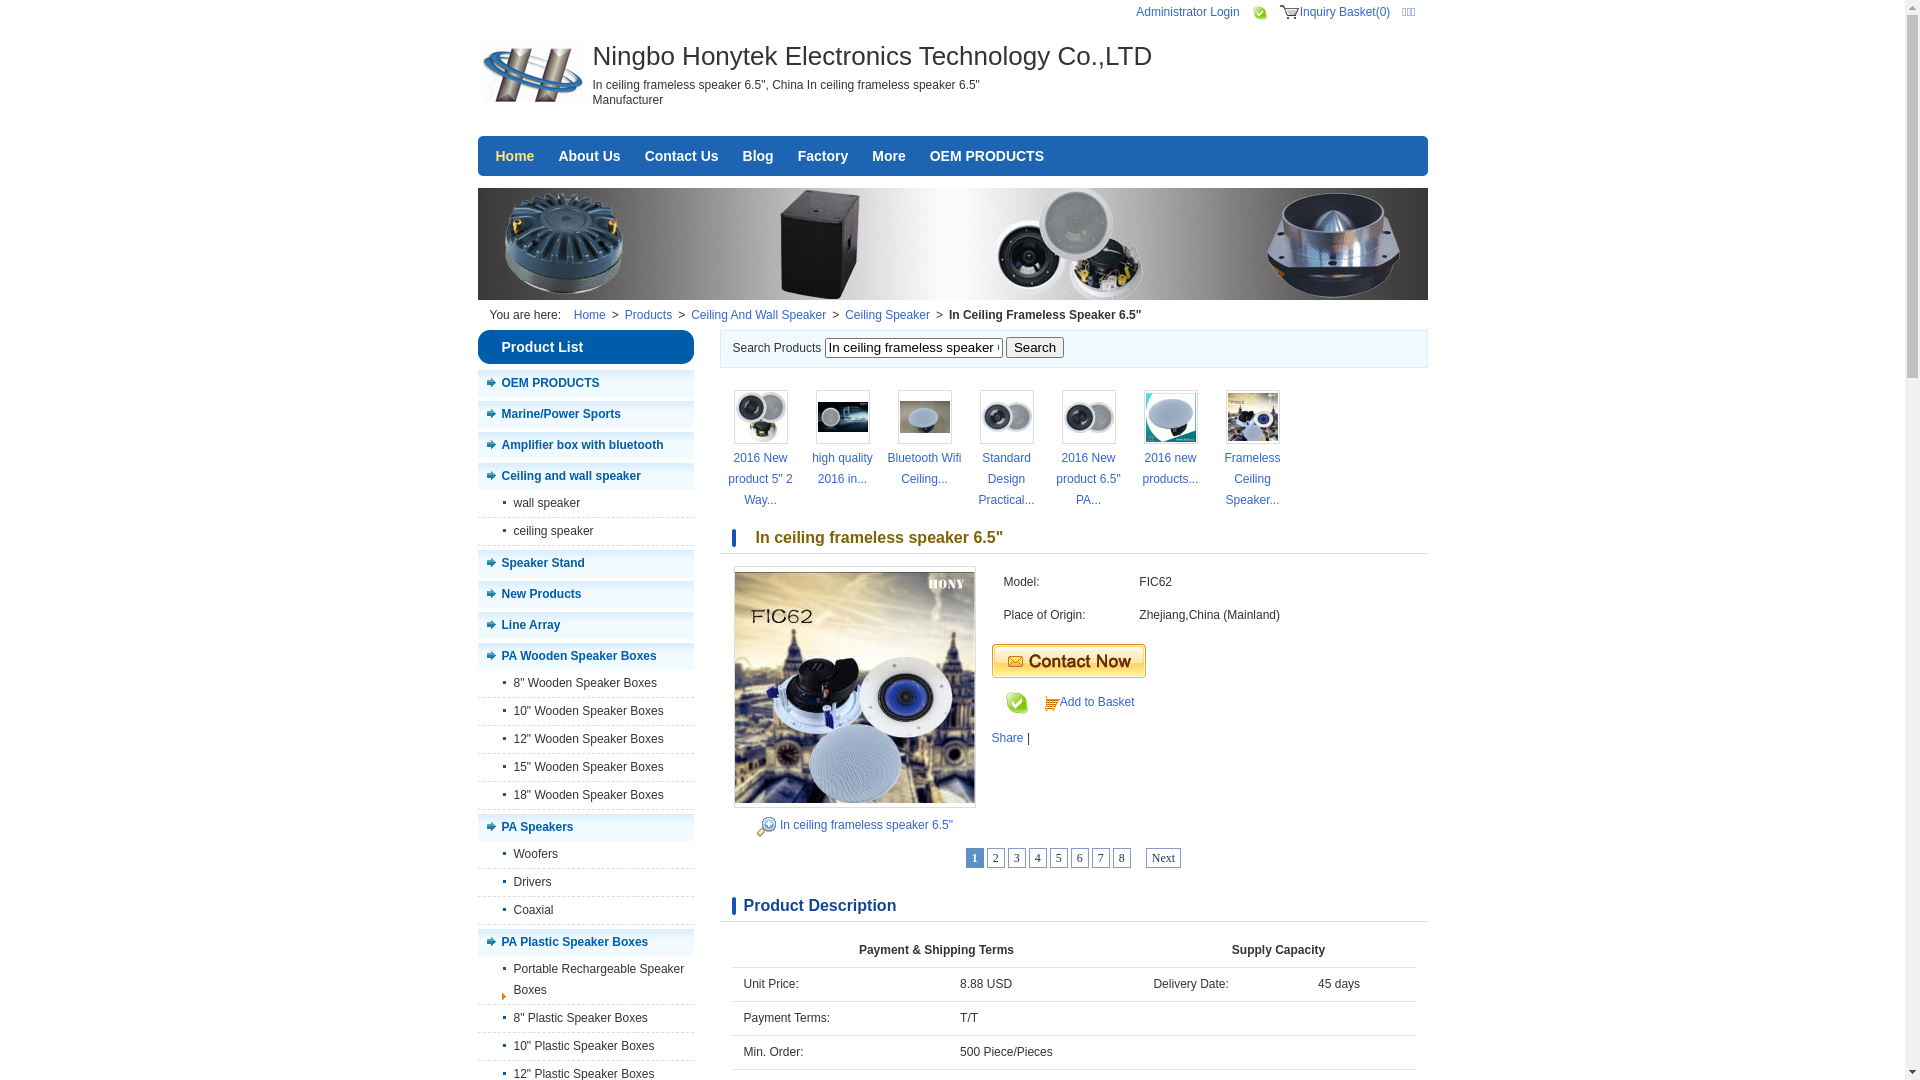  What do you see at coordinates (1059, 701) in the screenshot?
I see `'Add to Basket'` at bounding box center [1059, 701].